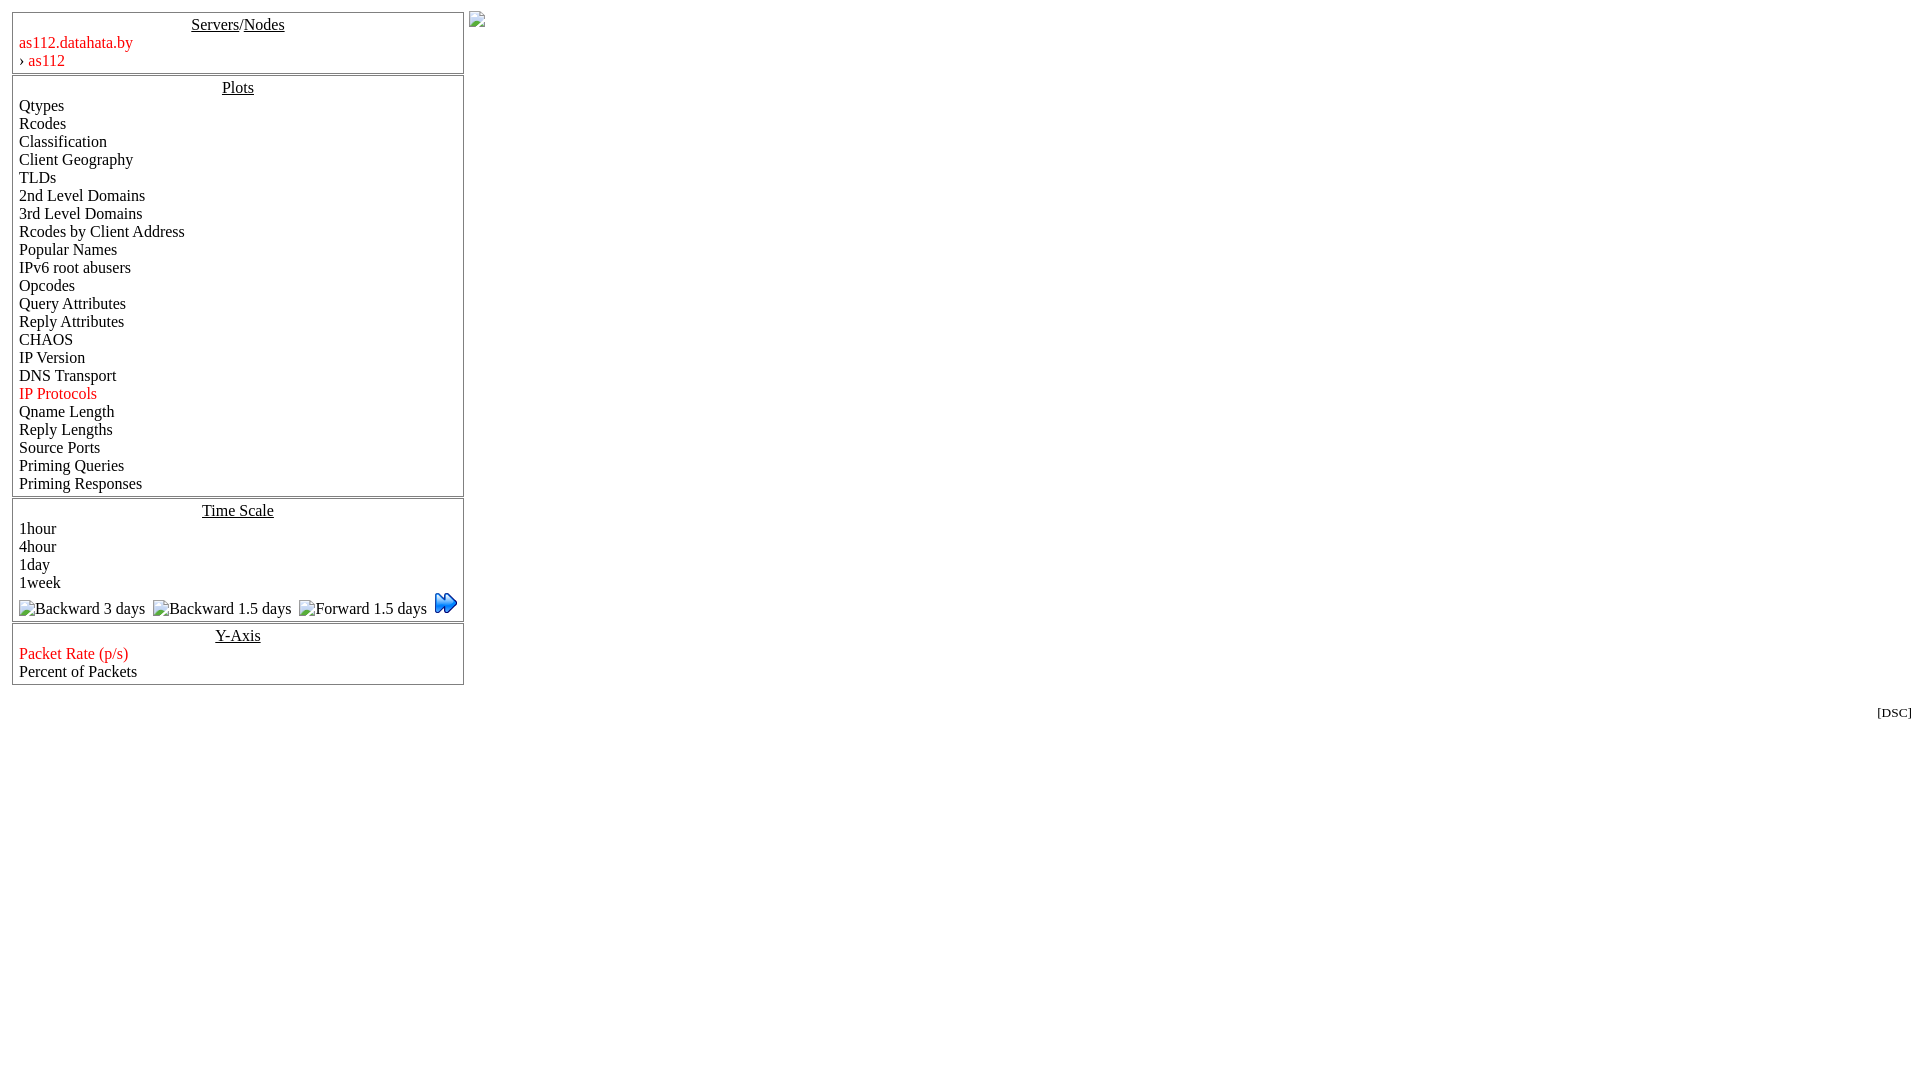 The width and height of the screenshot is (1920, 1080). I want to click on 'Backward 1.5 days', so click(152, 607).